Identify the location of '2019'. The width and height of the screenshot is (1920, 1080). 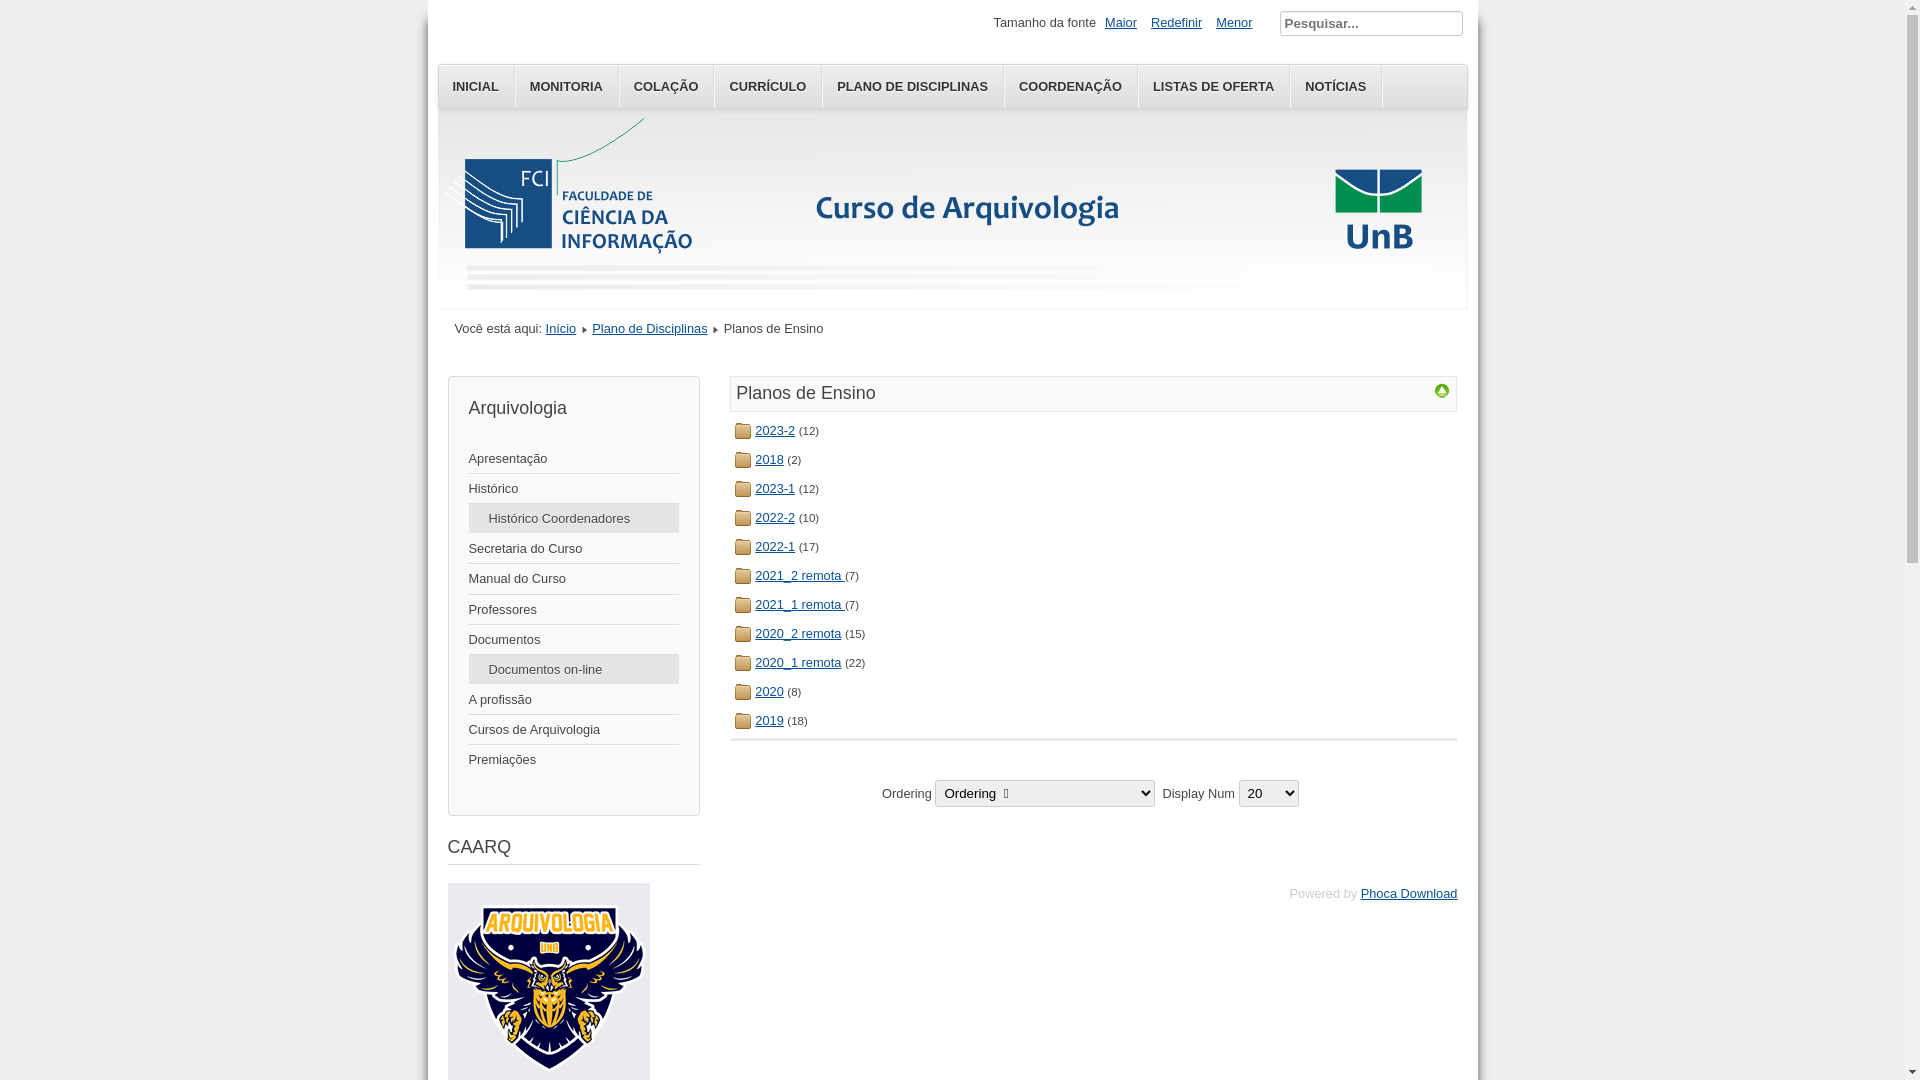
(767, 720).